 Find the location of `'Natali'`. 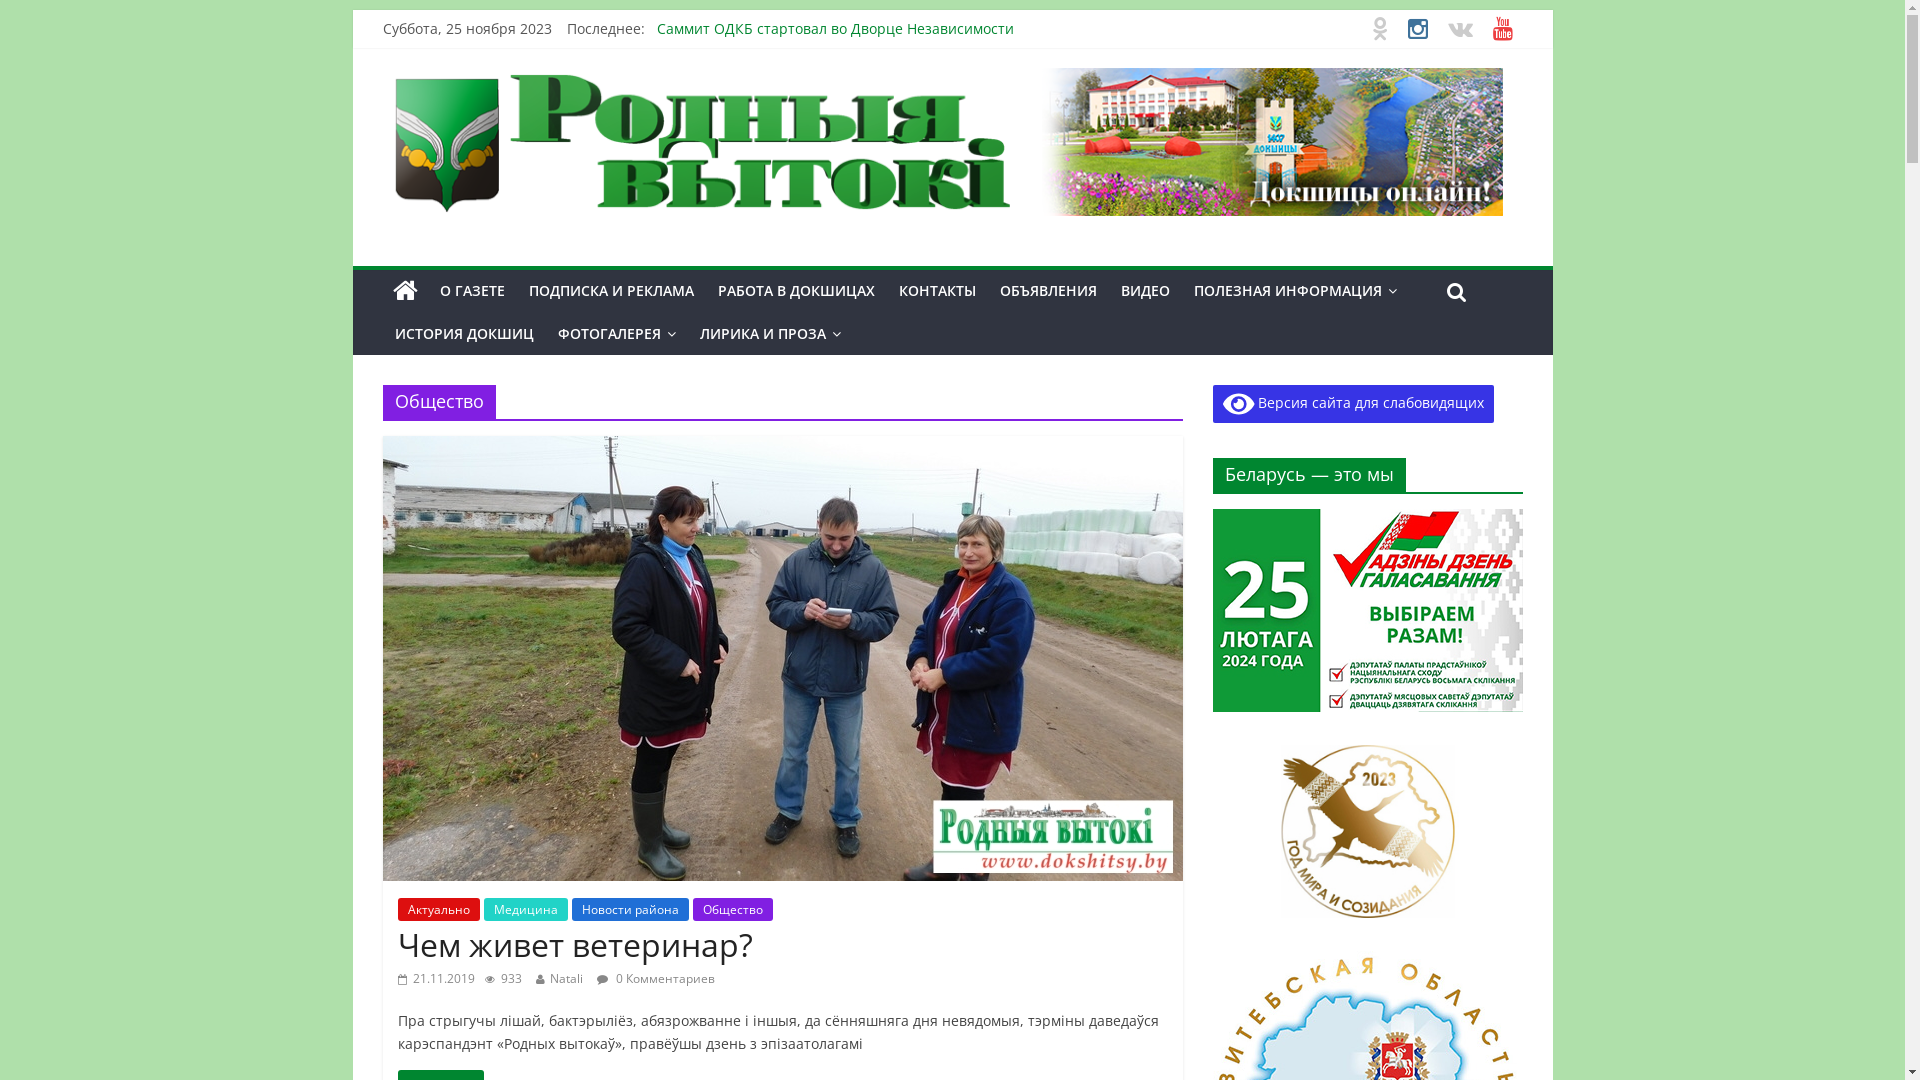

'Natali' is located at coordinates (565, 977).